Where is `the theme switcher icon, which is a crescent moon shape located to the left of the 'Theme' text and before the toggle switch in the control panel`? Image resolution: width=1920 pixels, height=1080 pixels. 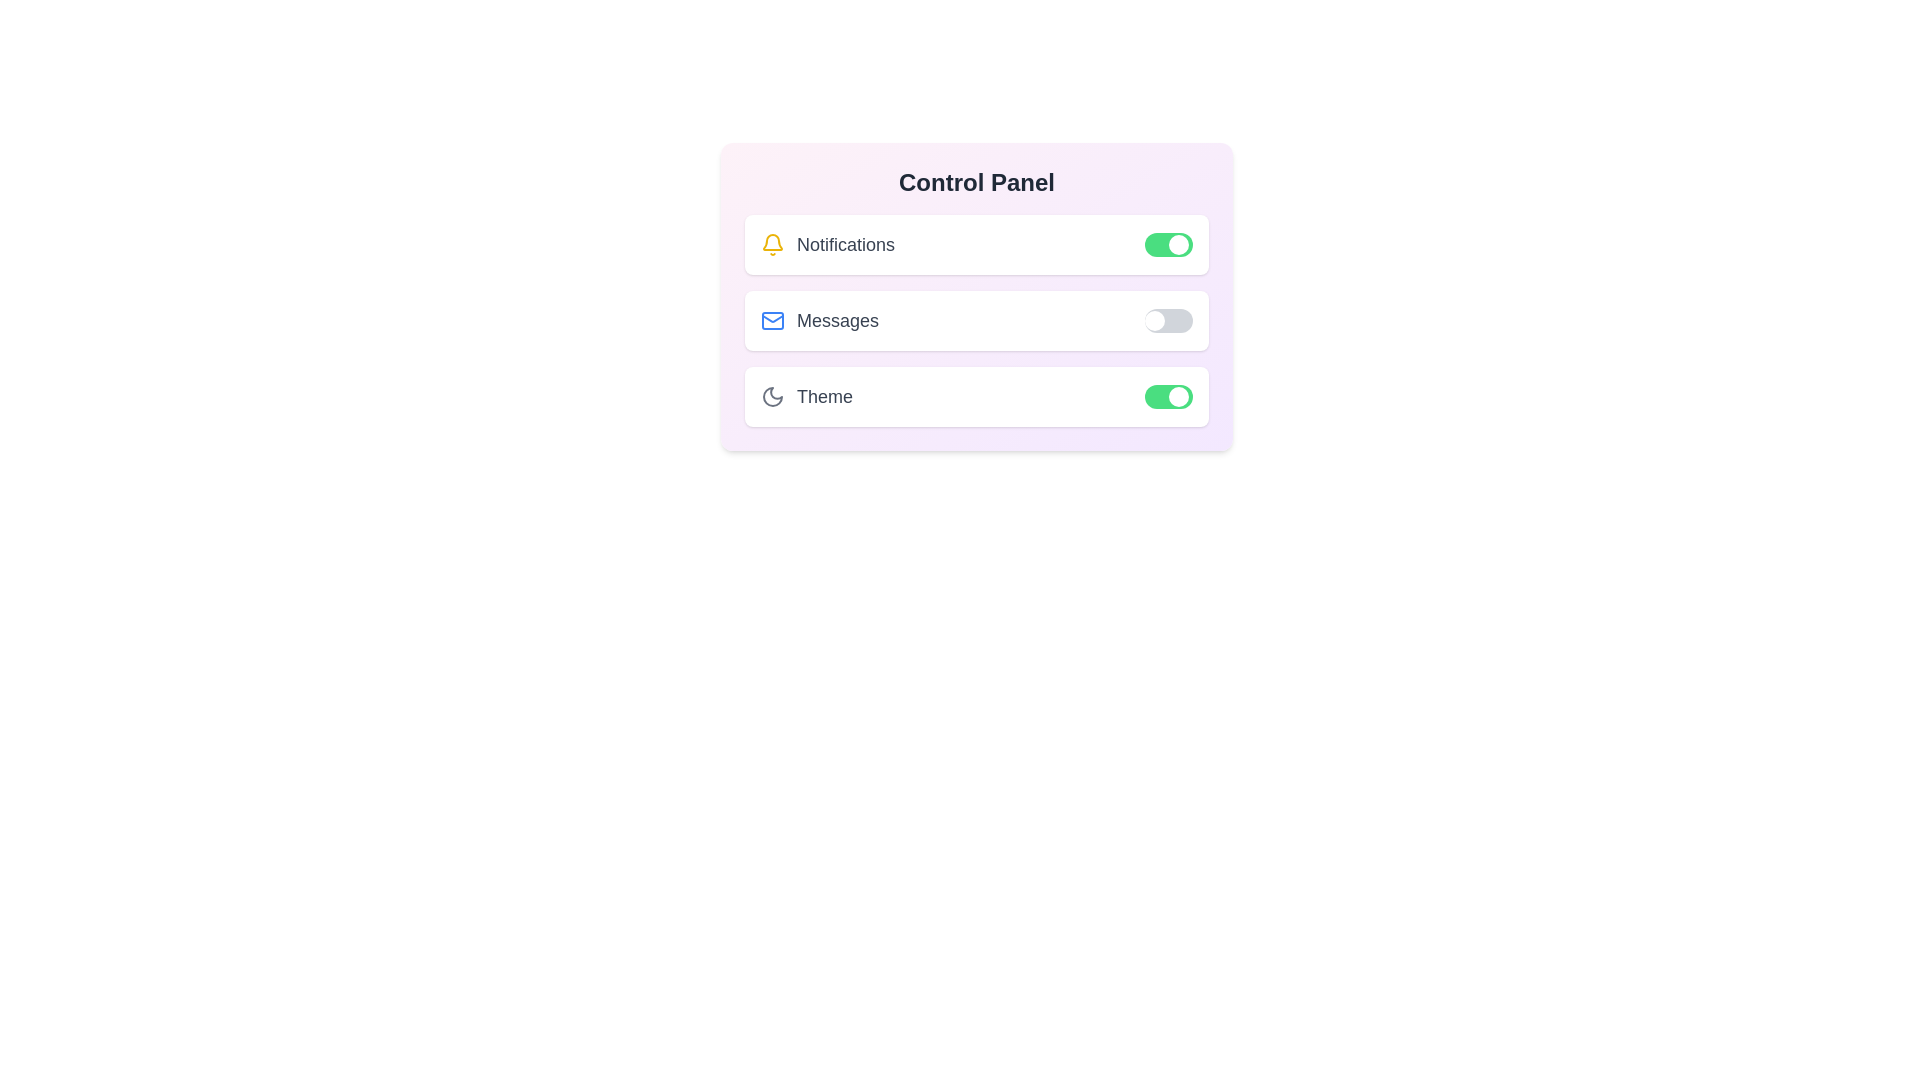
the theme switcher icon, which is a crescent moon shape located to the left of the 'Theme' text and before the toggle switch in the control panel is located at coordinates (771, 397).